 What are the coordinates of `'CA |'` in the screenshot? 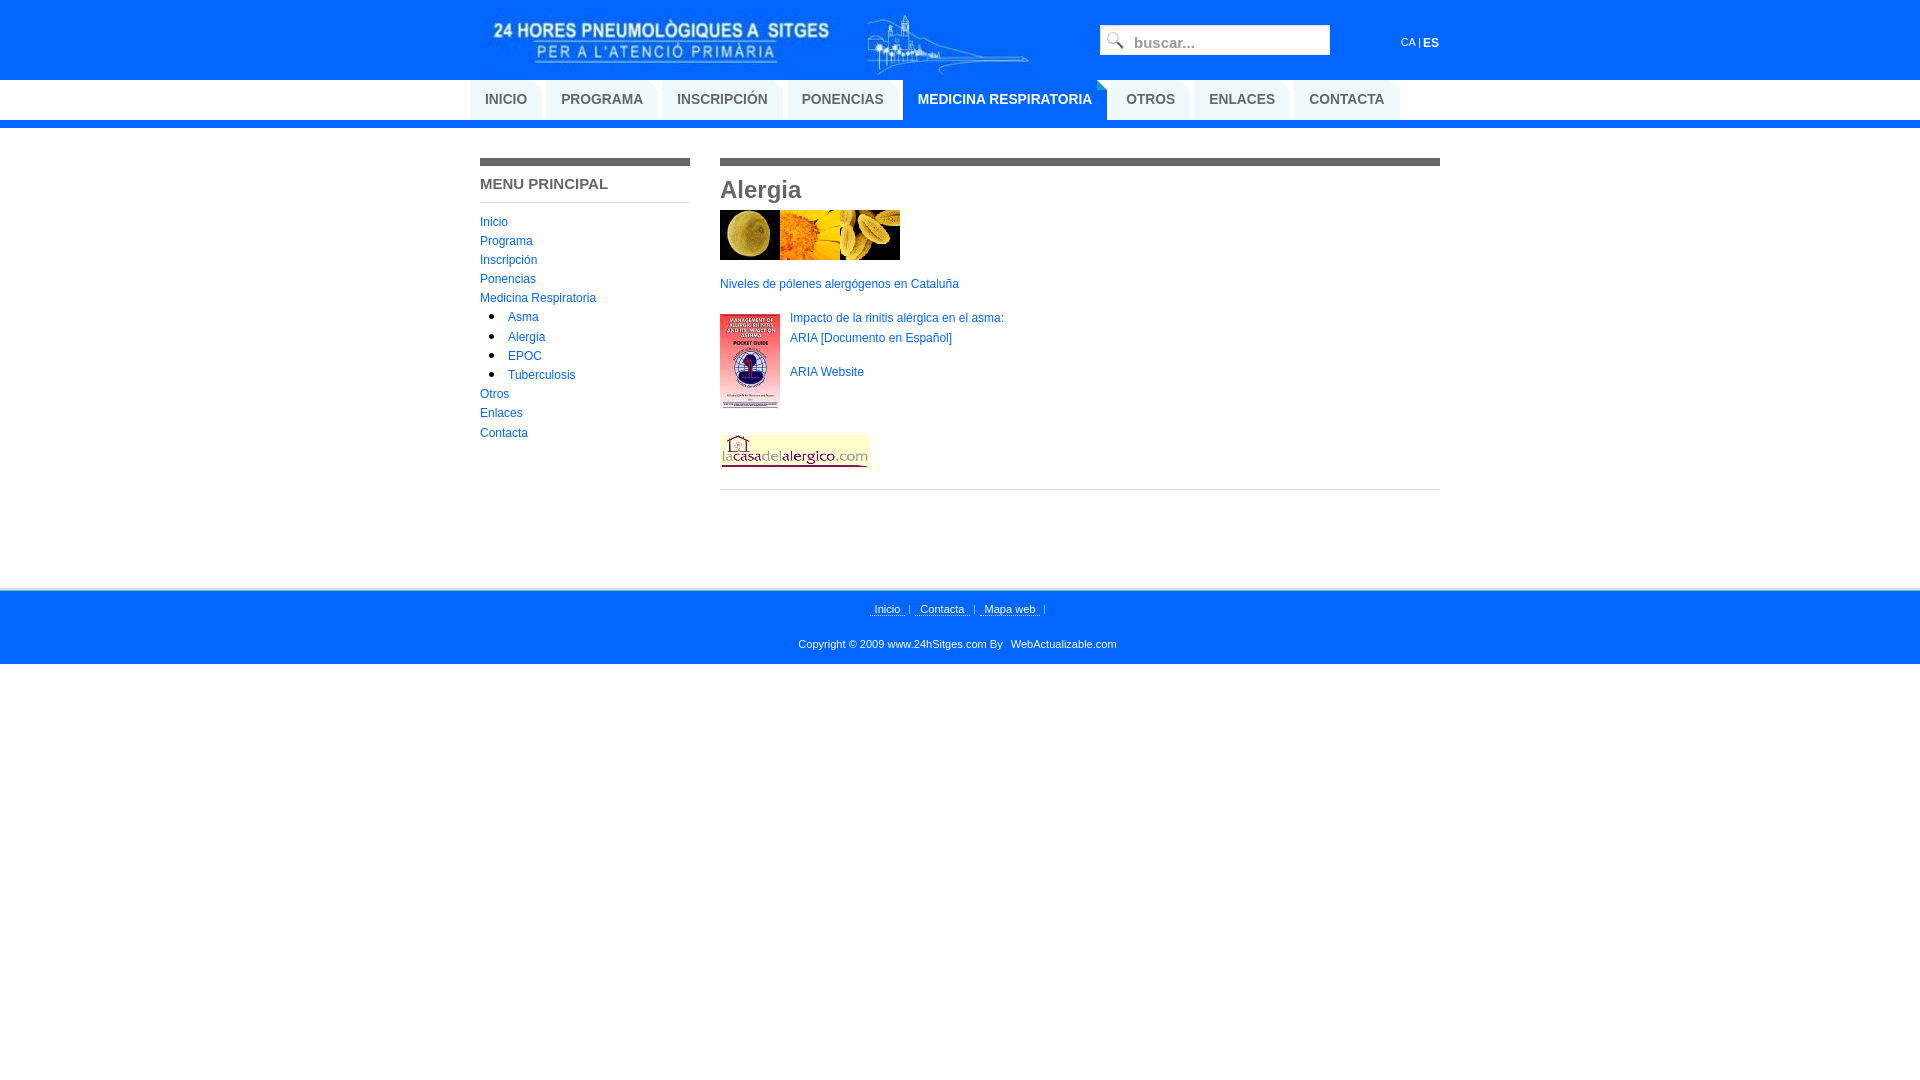 It's located at (1400, 42).